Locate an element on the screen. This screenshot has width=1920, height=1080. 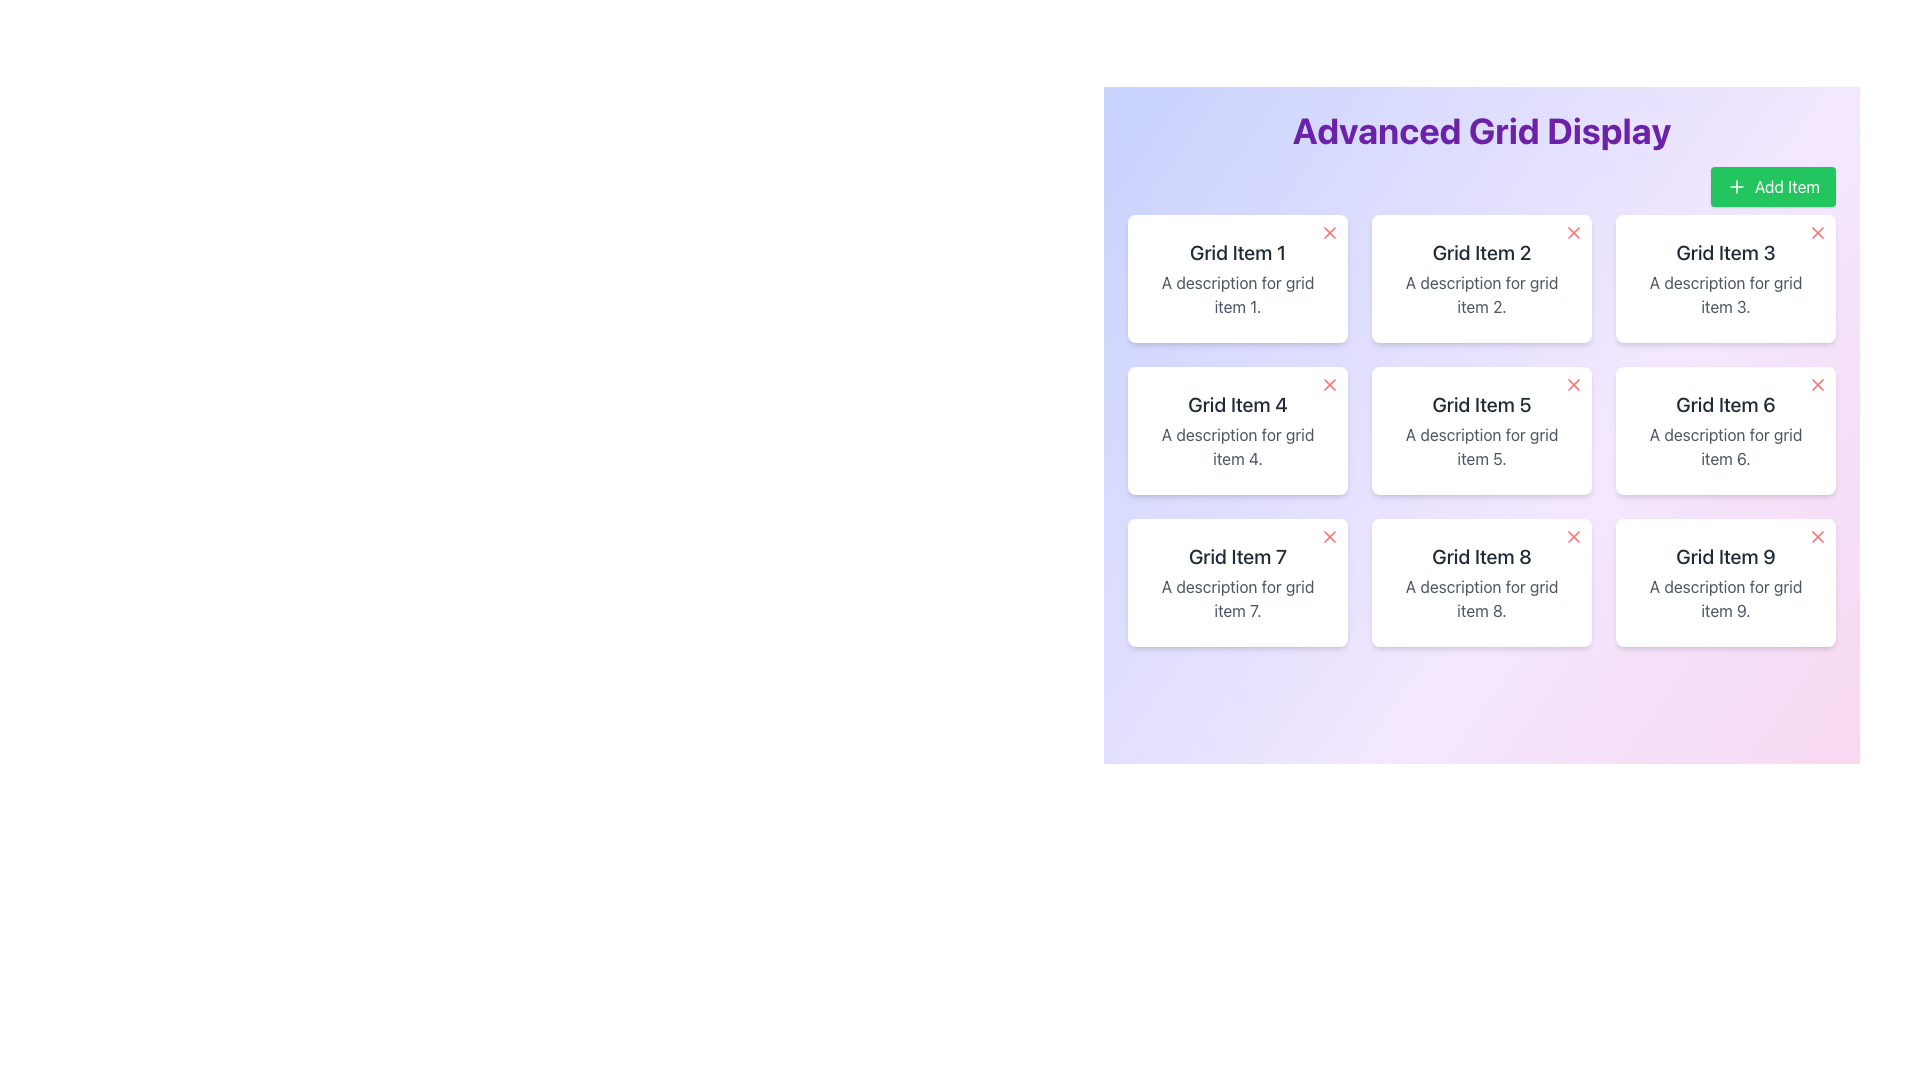
the red 'X' close icon located at the top-right corner of the 'Grid Item 7' card is located at coordinates (1329, 535).